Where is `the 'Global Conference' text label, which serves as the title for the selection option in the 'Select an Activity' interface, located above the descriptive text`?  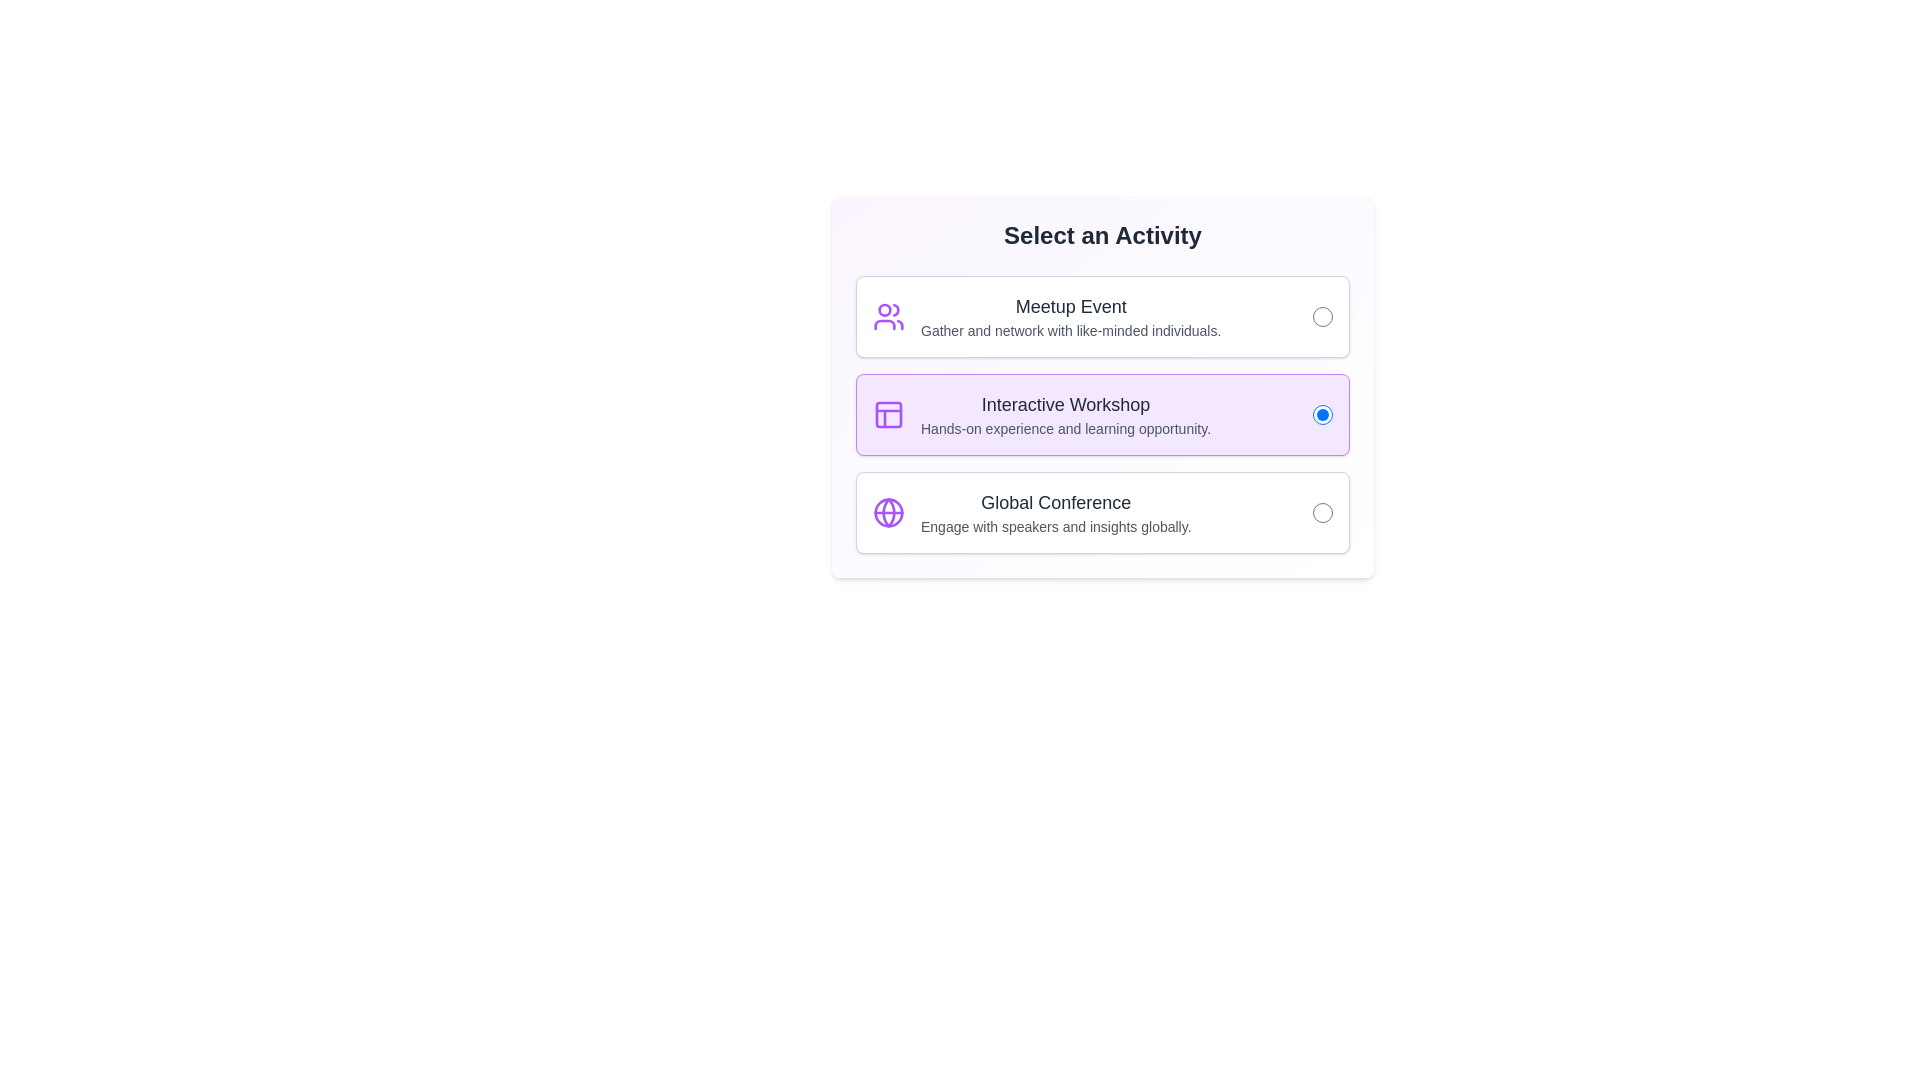
the 'Global Conference' text label, which serves as the title for the selection option in the 'Select an Activity' interface, located above the descriptive text is located at coordinates (1055, 501).